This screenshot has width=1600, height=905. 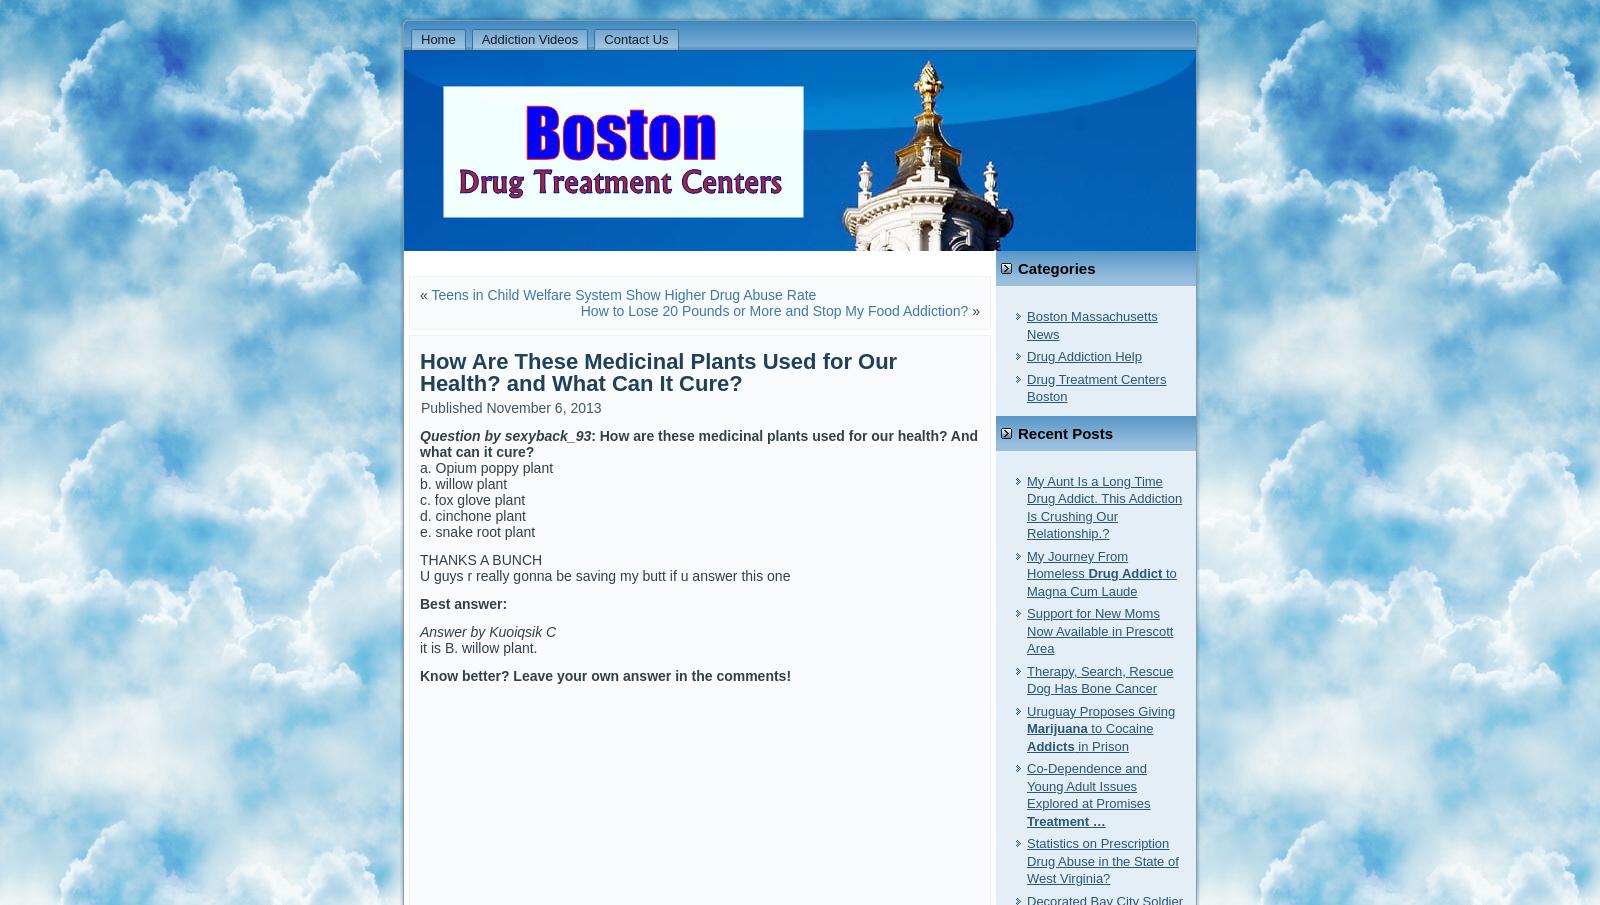 I want to click on 'Uruguay Proposes Giving', so click(x=1100, y=709).